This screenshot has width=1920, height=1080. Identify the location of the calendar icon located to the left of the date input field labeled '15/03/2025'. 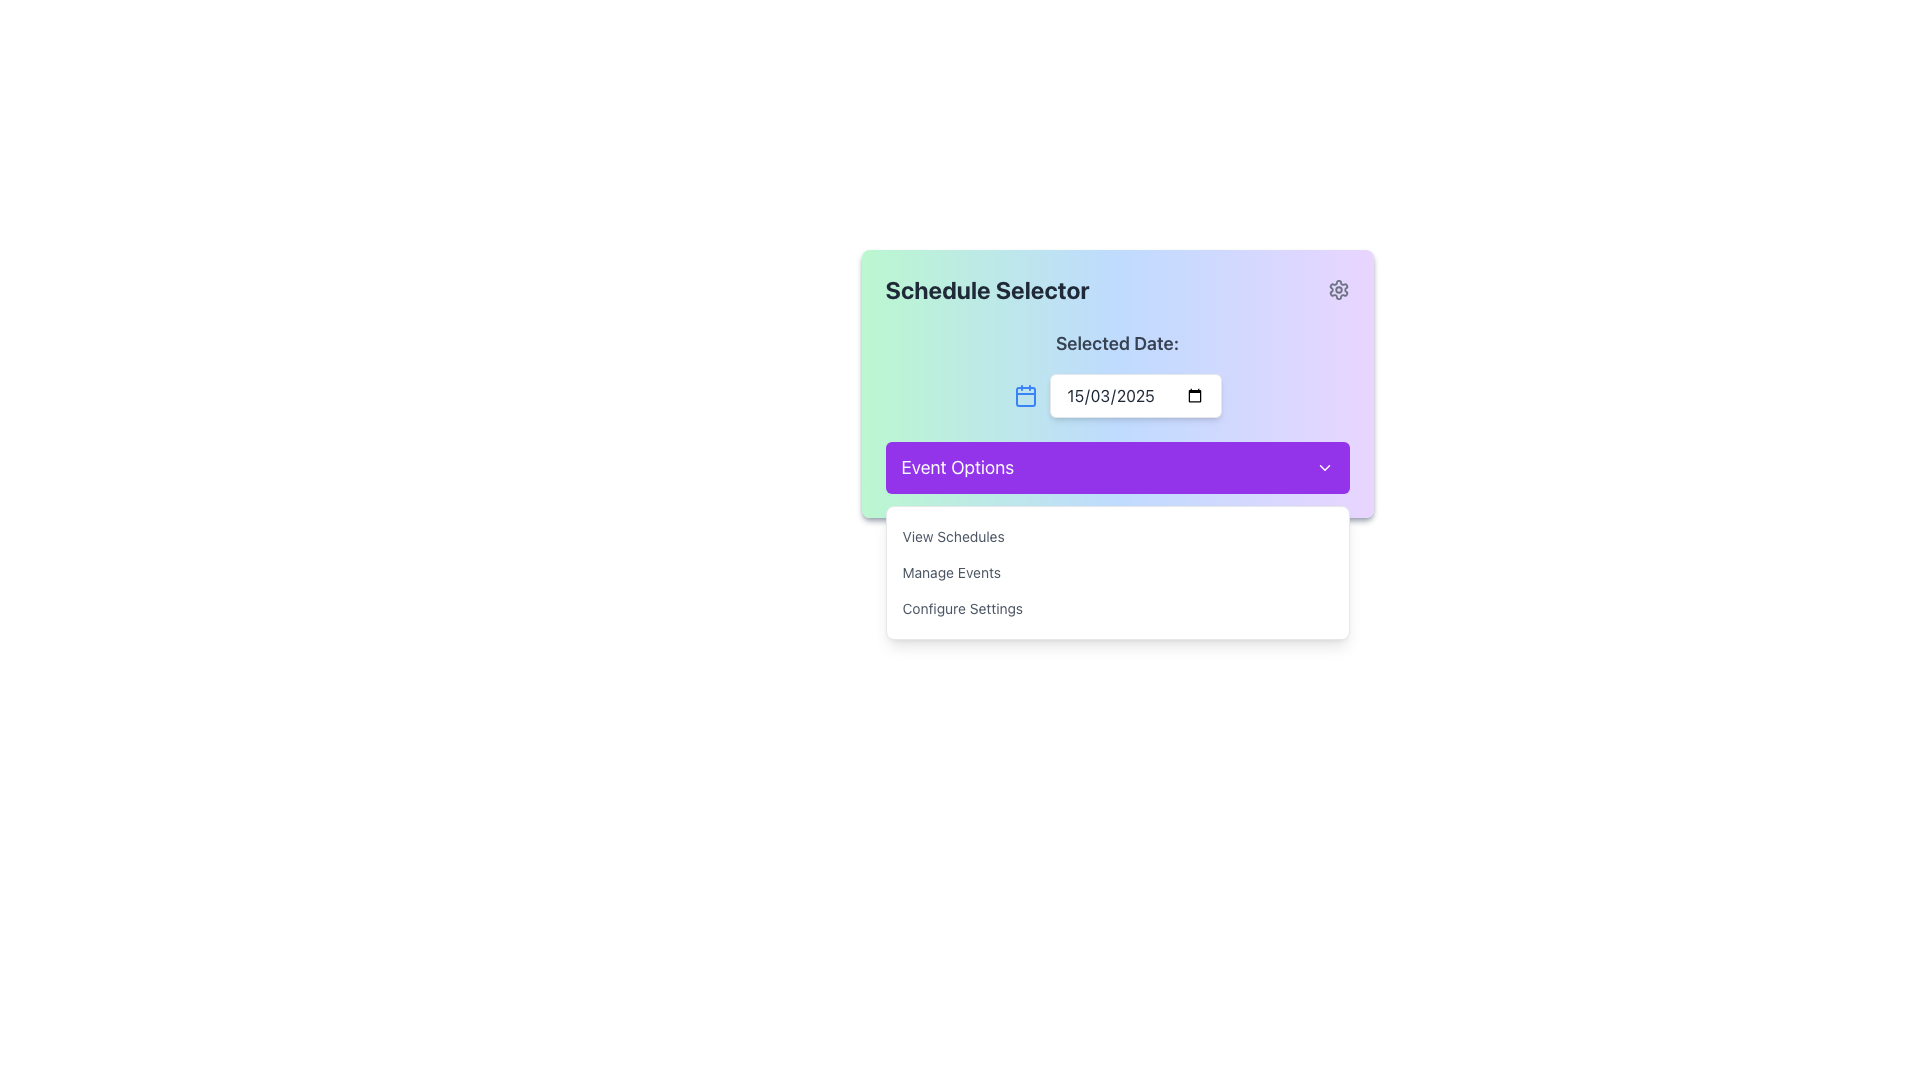
(1025, 396).